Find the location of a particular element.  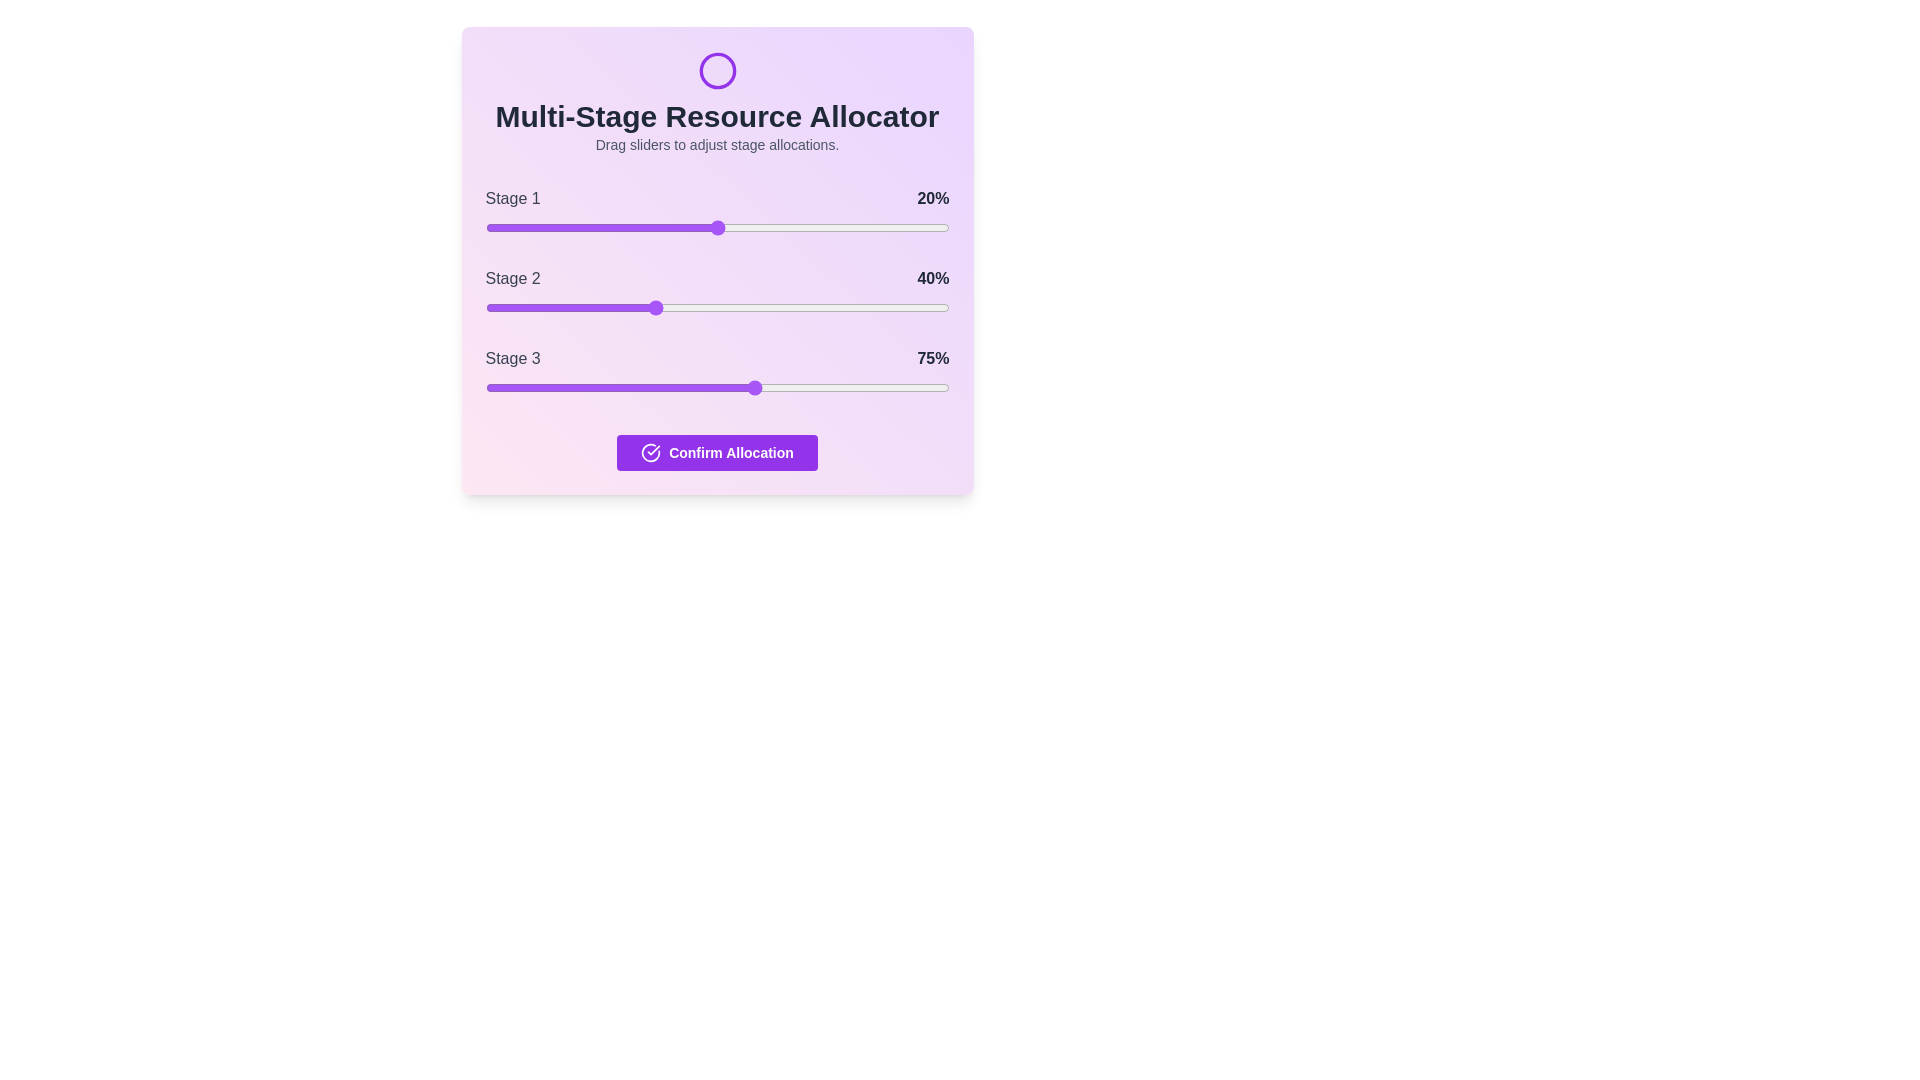

the slider for Stage 1 to 6% is located at coordinates (513, 226).